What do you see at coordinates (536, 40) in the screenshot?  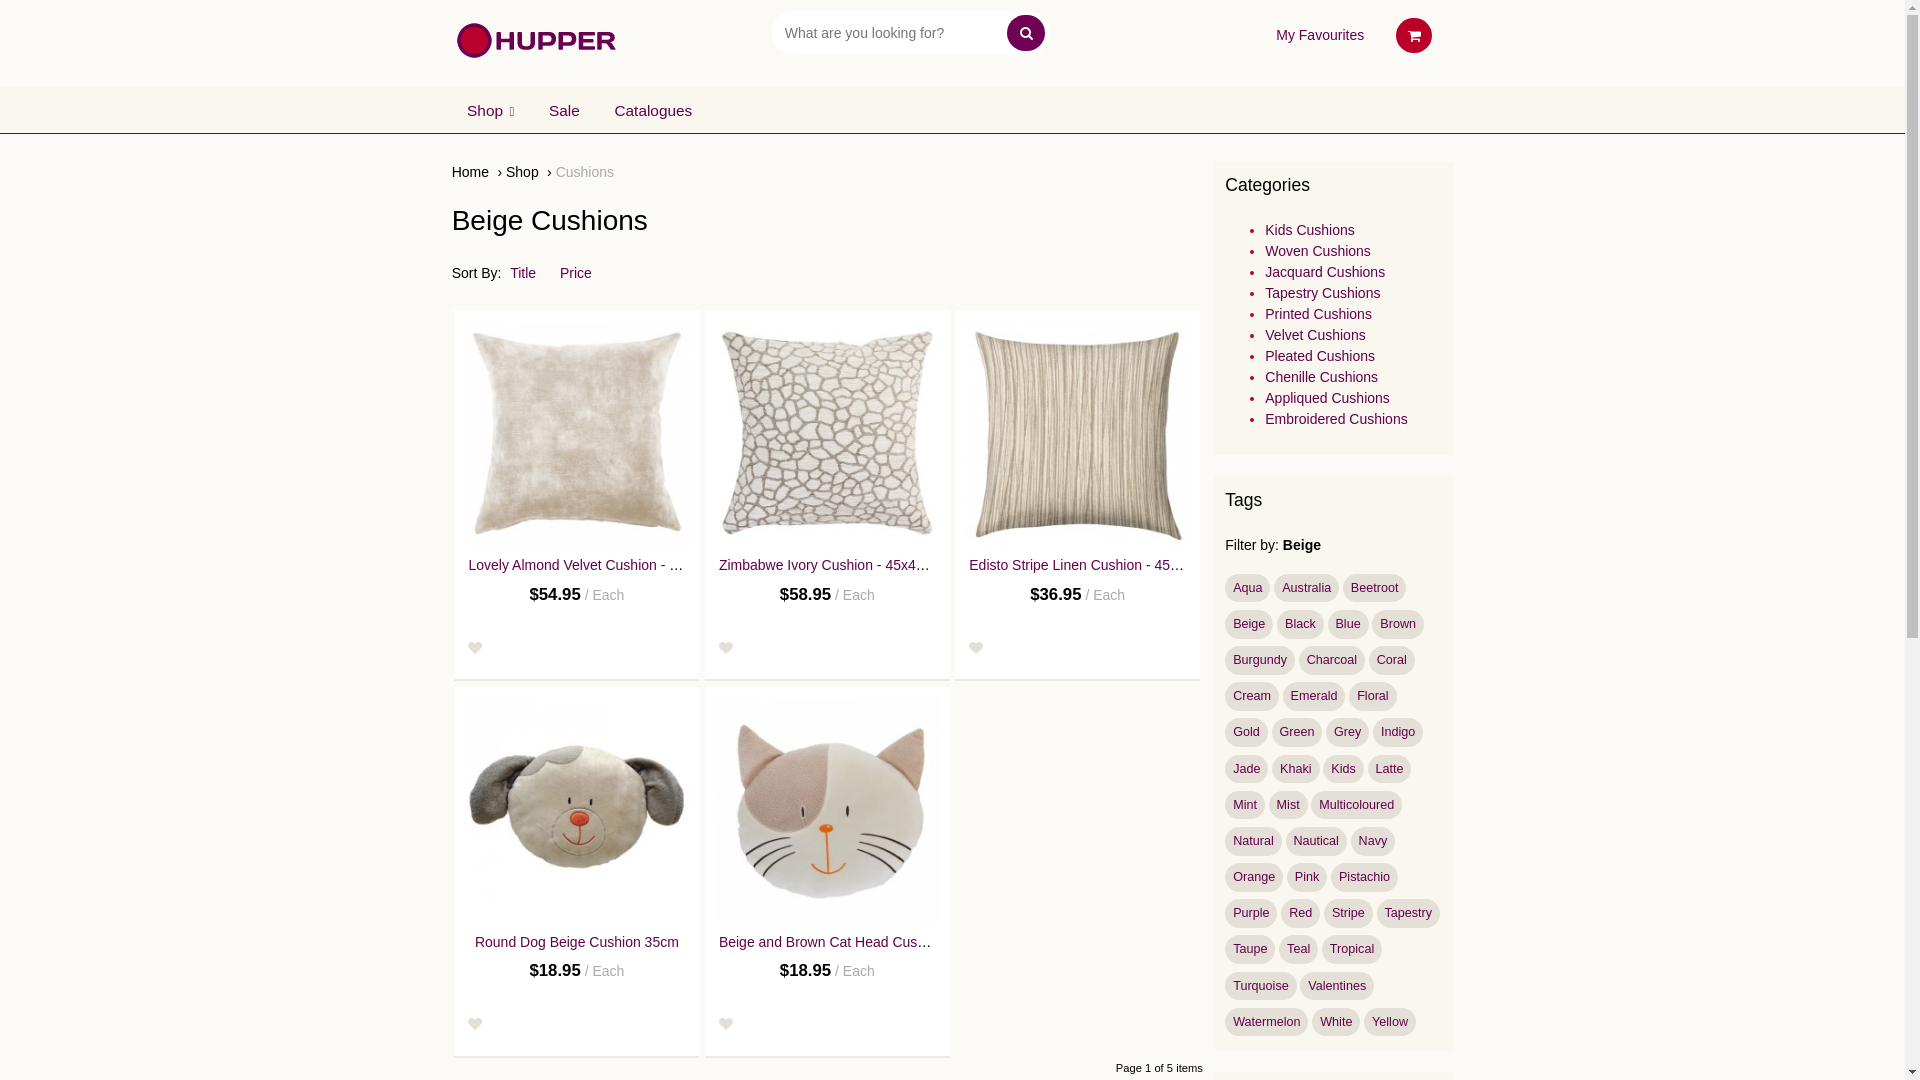 I see `'Hupper'` at bounding box center [536, 40].